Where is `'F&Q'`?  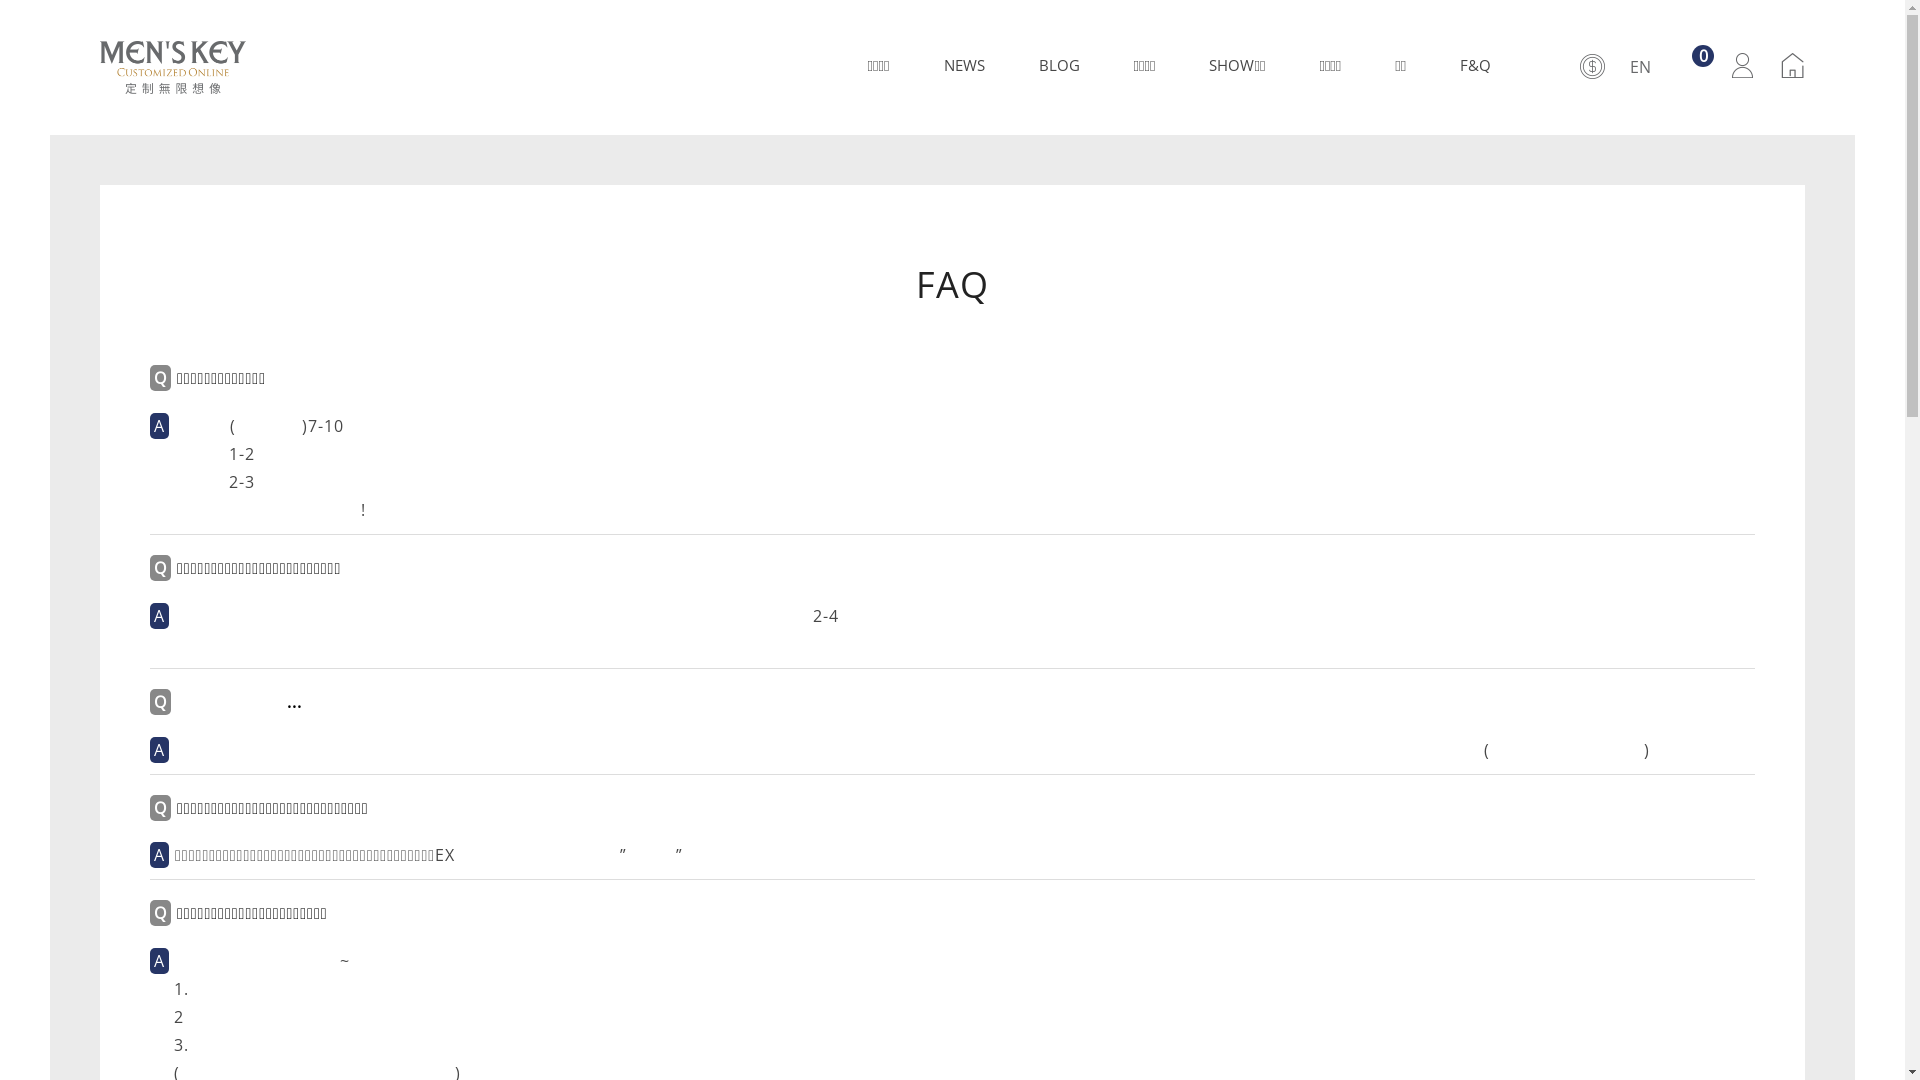
'F&Q' is located at coordinates (1475, 64).